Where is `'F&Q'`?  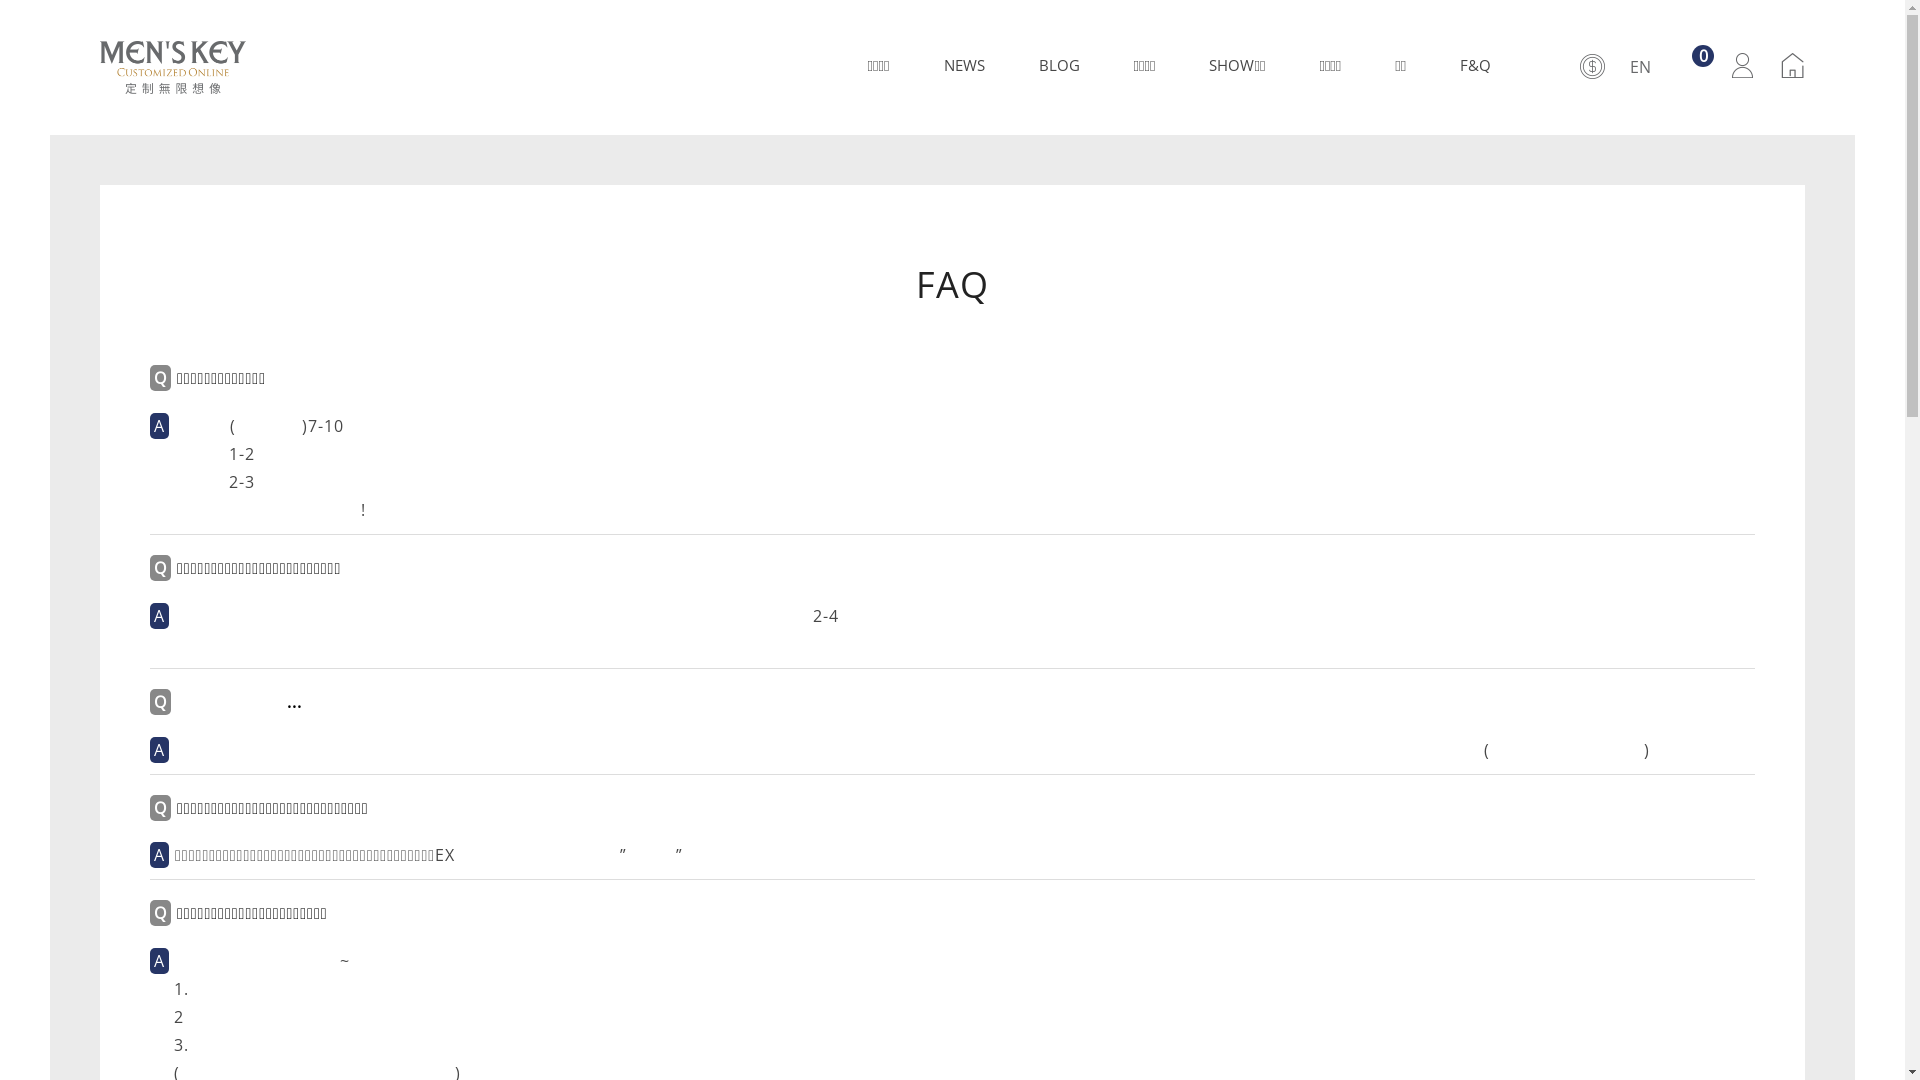
'F&Q' is located at coordinates (1475, 64).